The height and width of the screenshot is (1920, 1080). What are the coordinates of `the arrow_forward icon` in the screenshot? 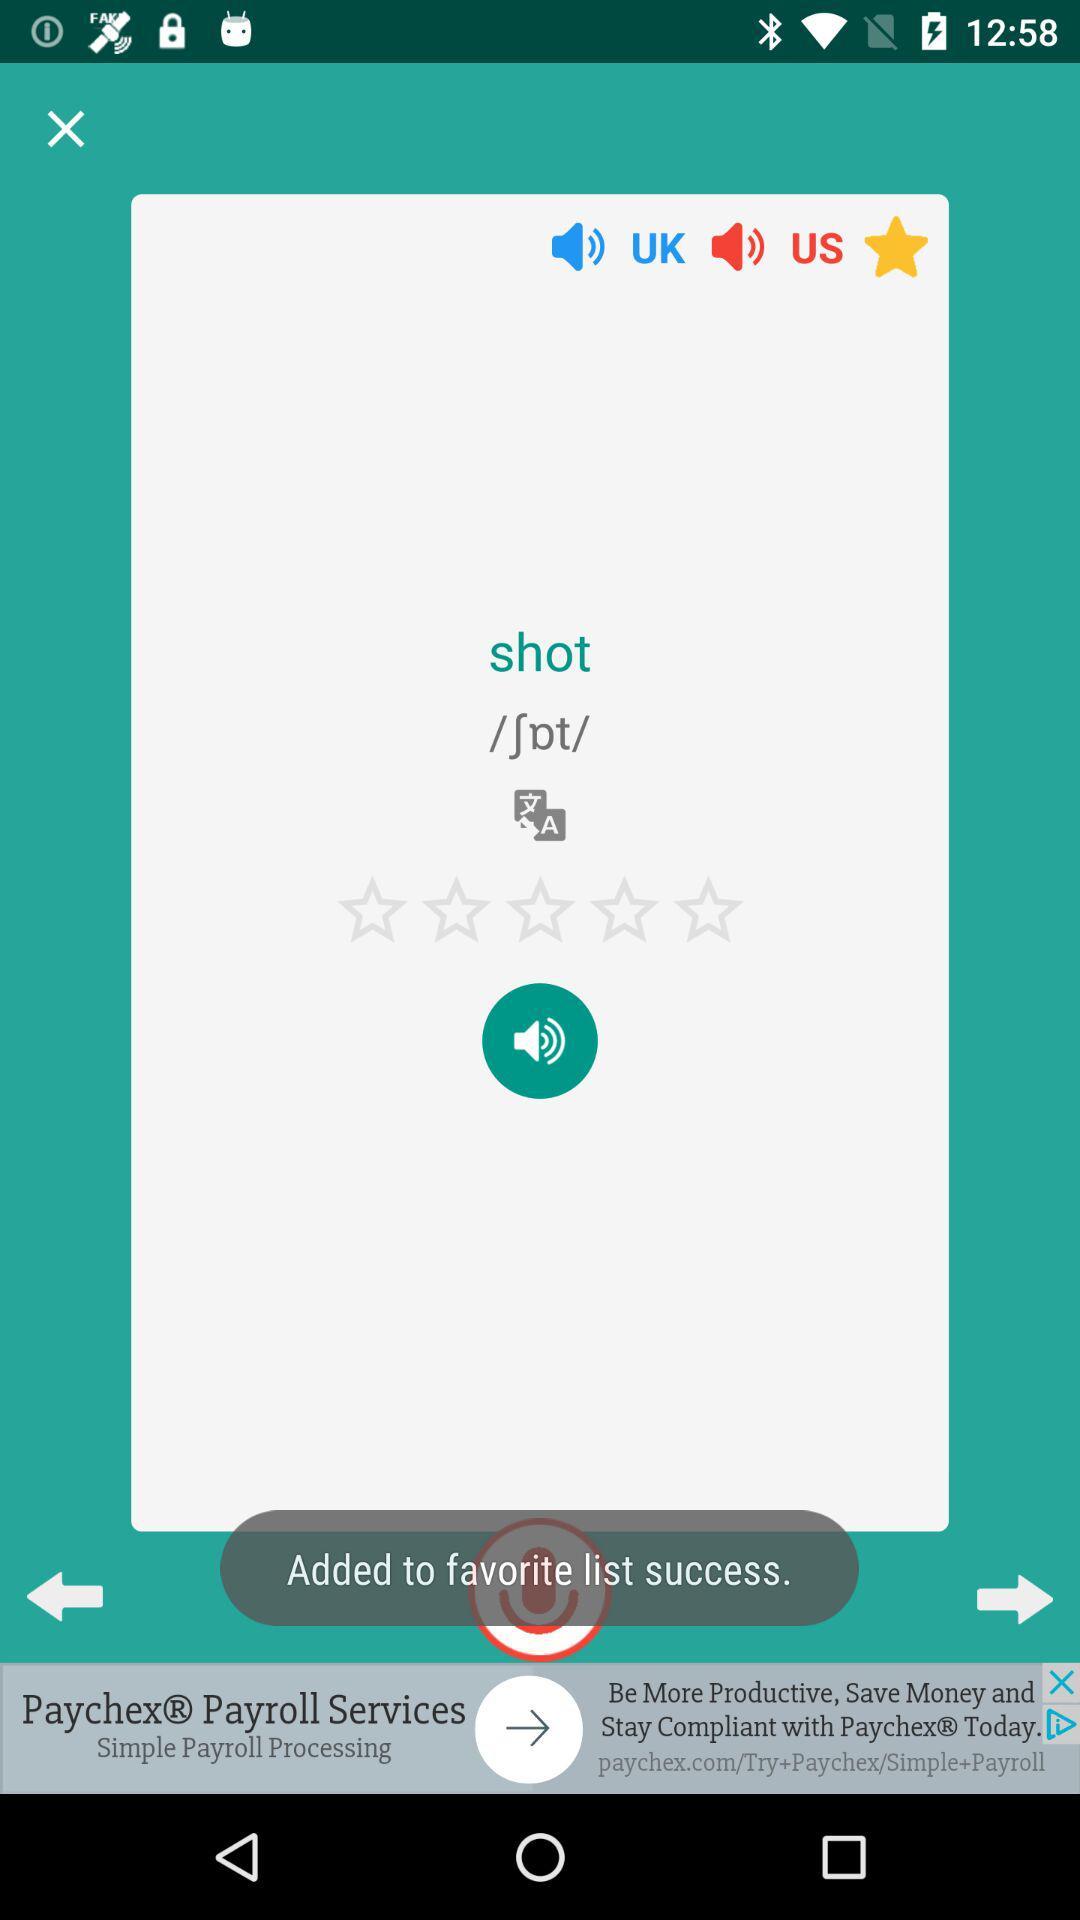 It's located at (998, 1579).